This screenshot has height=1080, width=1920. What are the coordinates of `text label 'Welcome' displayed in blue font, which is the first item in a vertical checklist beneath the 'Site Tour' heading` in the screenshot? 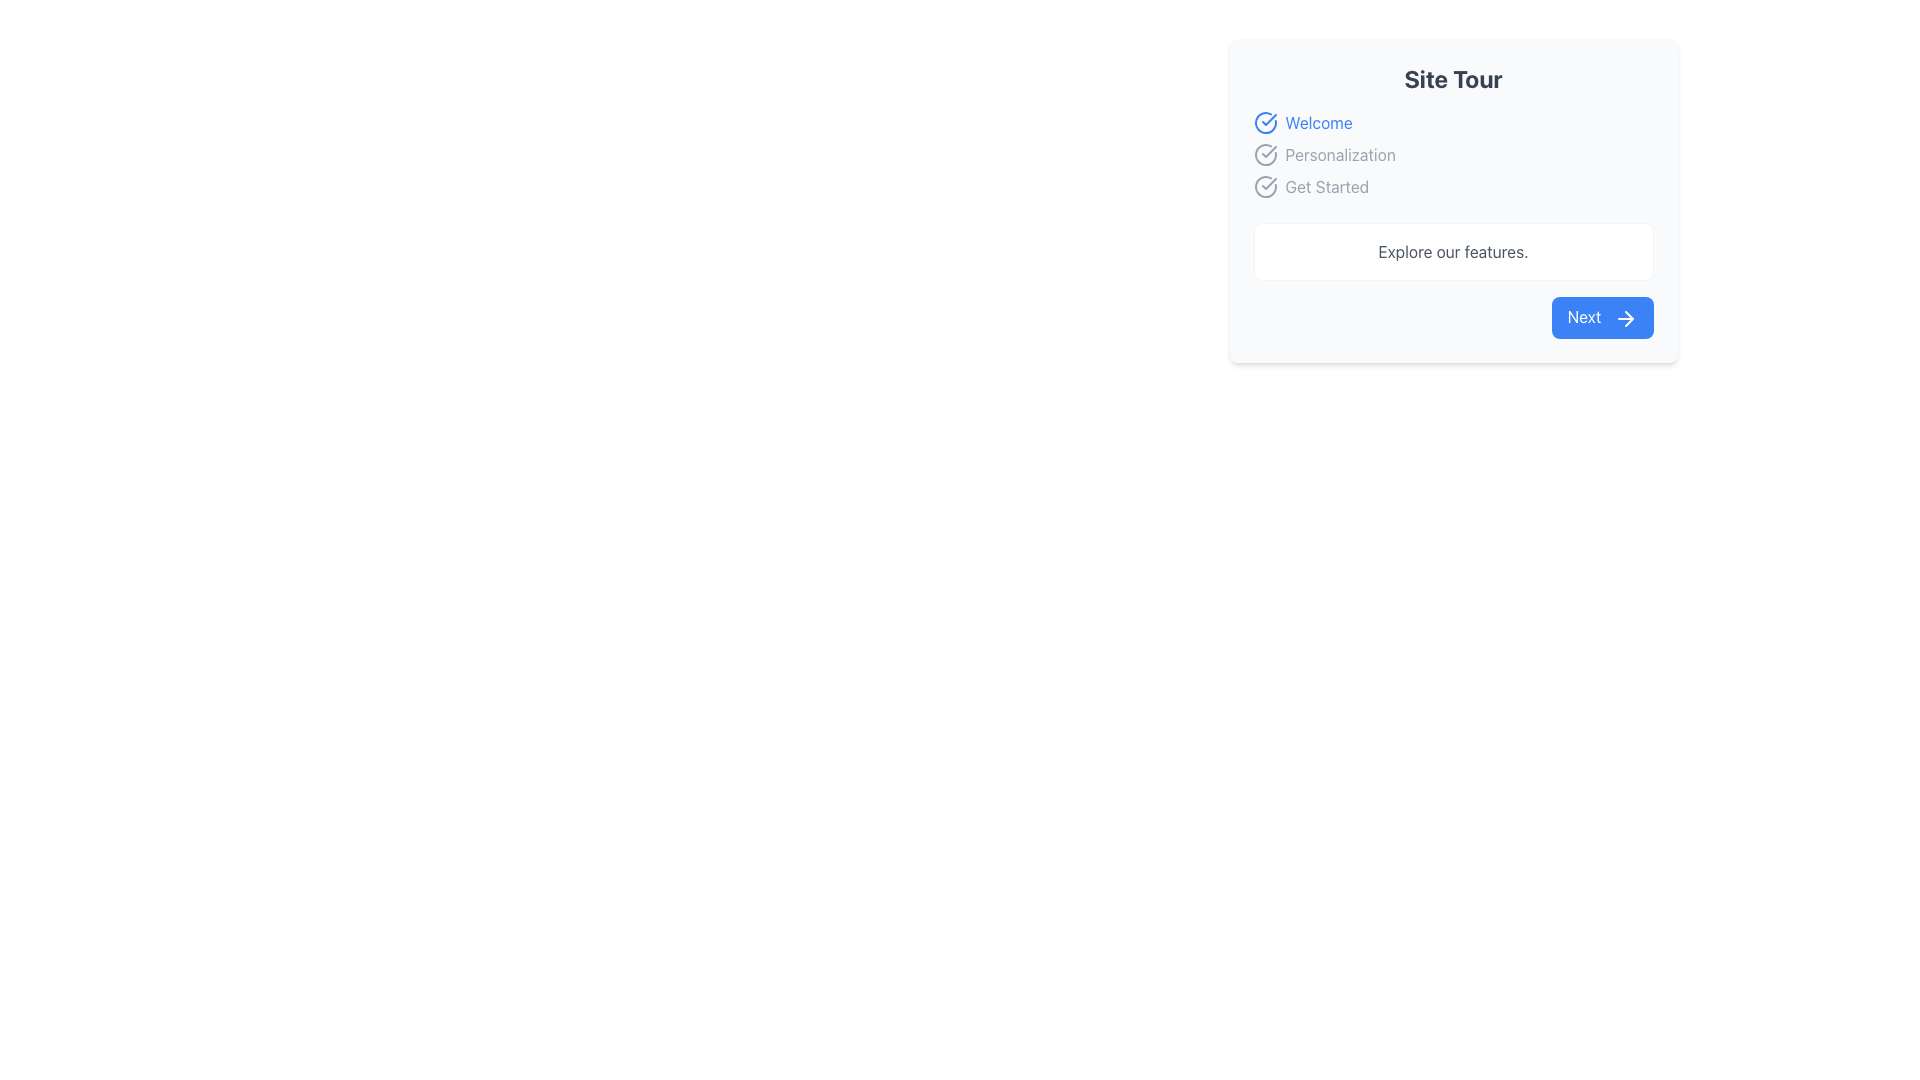 It's located at (1319, 123).